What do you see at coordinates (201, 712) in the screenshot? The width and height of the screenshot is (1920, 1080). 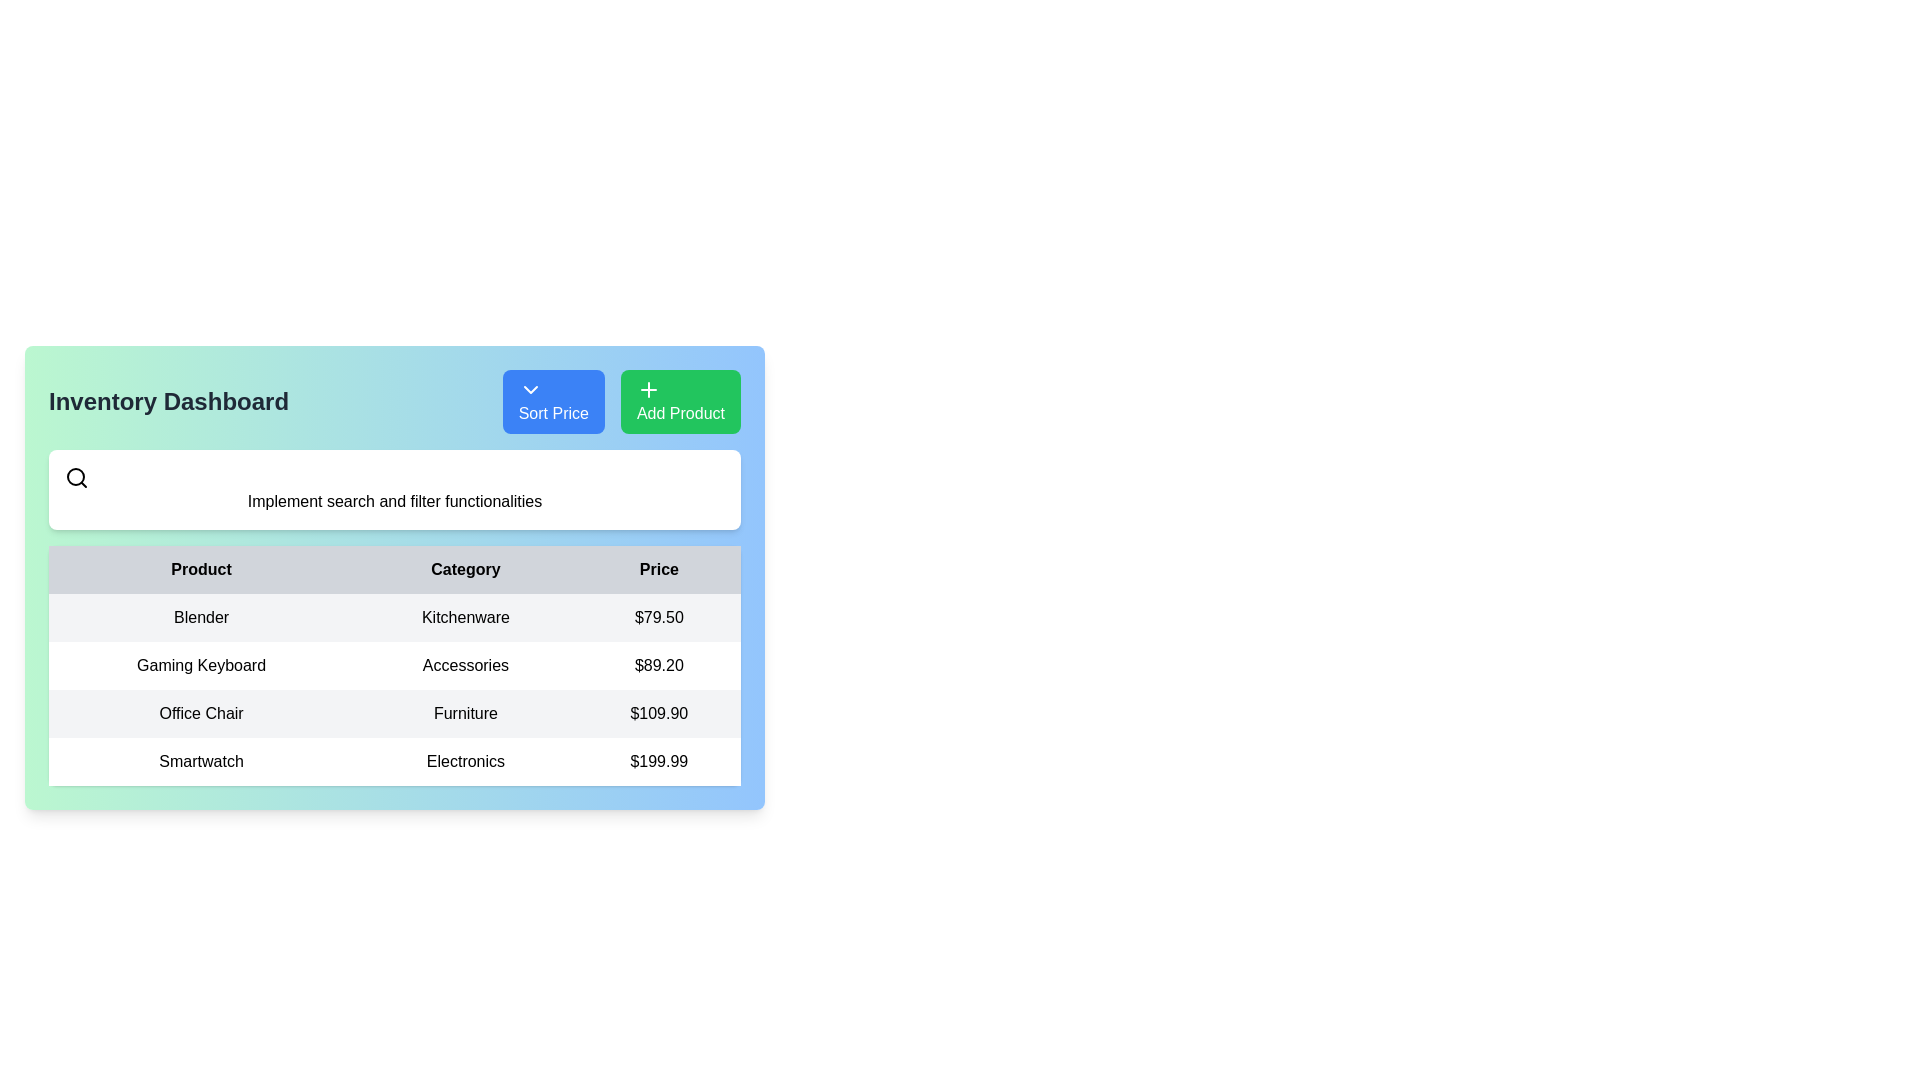 I see `the text label displaying 'Office Chair' which is part of a table under the 'Product' column, located to the left of 'Furniture' and '$109.90'` at bounding box center [201, 712].